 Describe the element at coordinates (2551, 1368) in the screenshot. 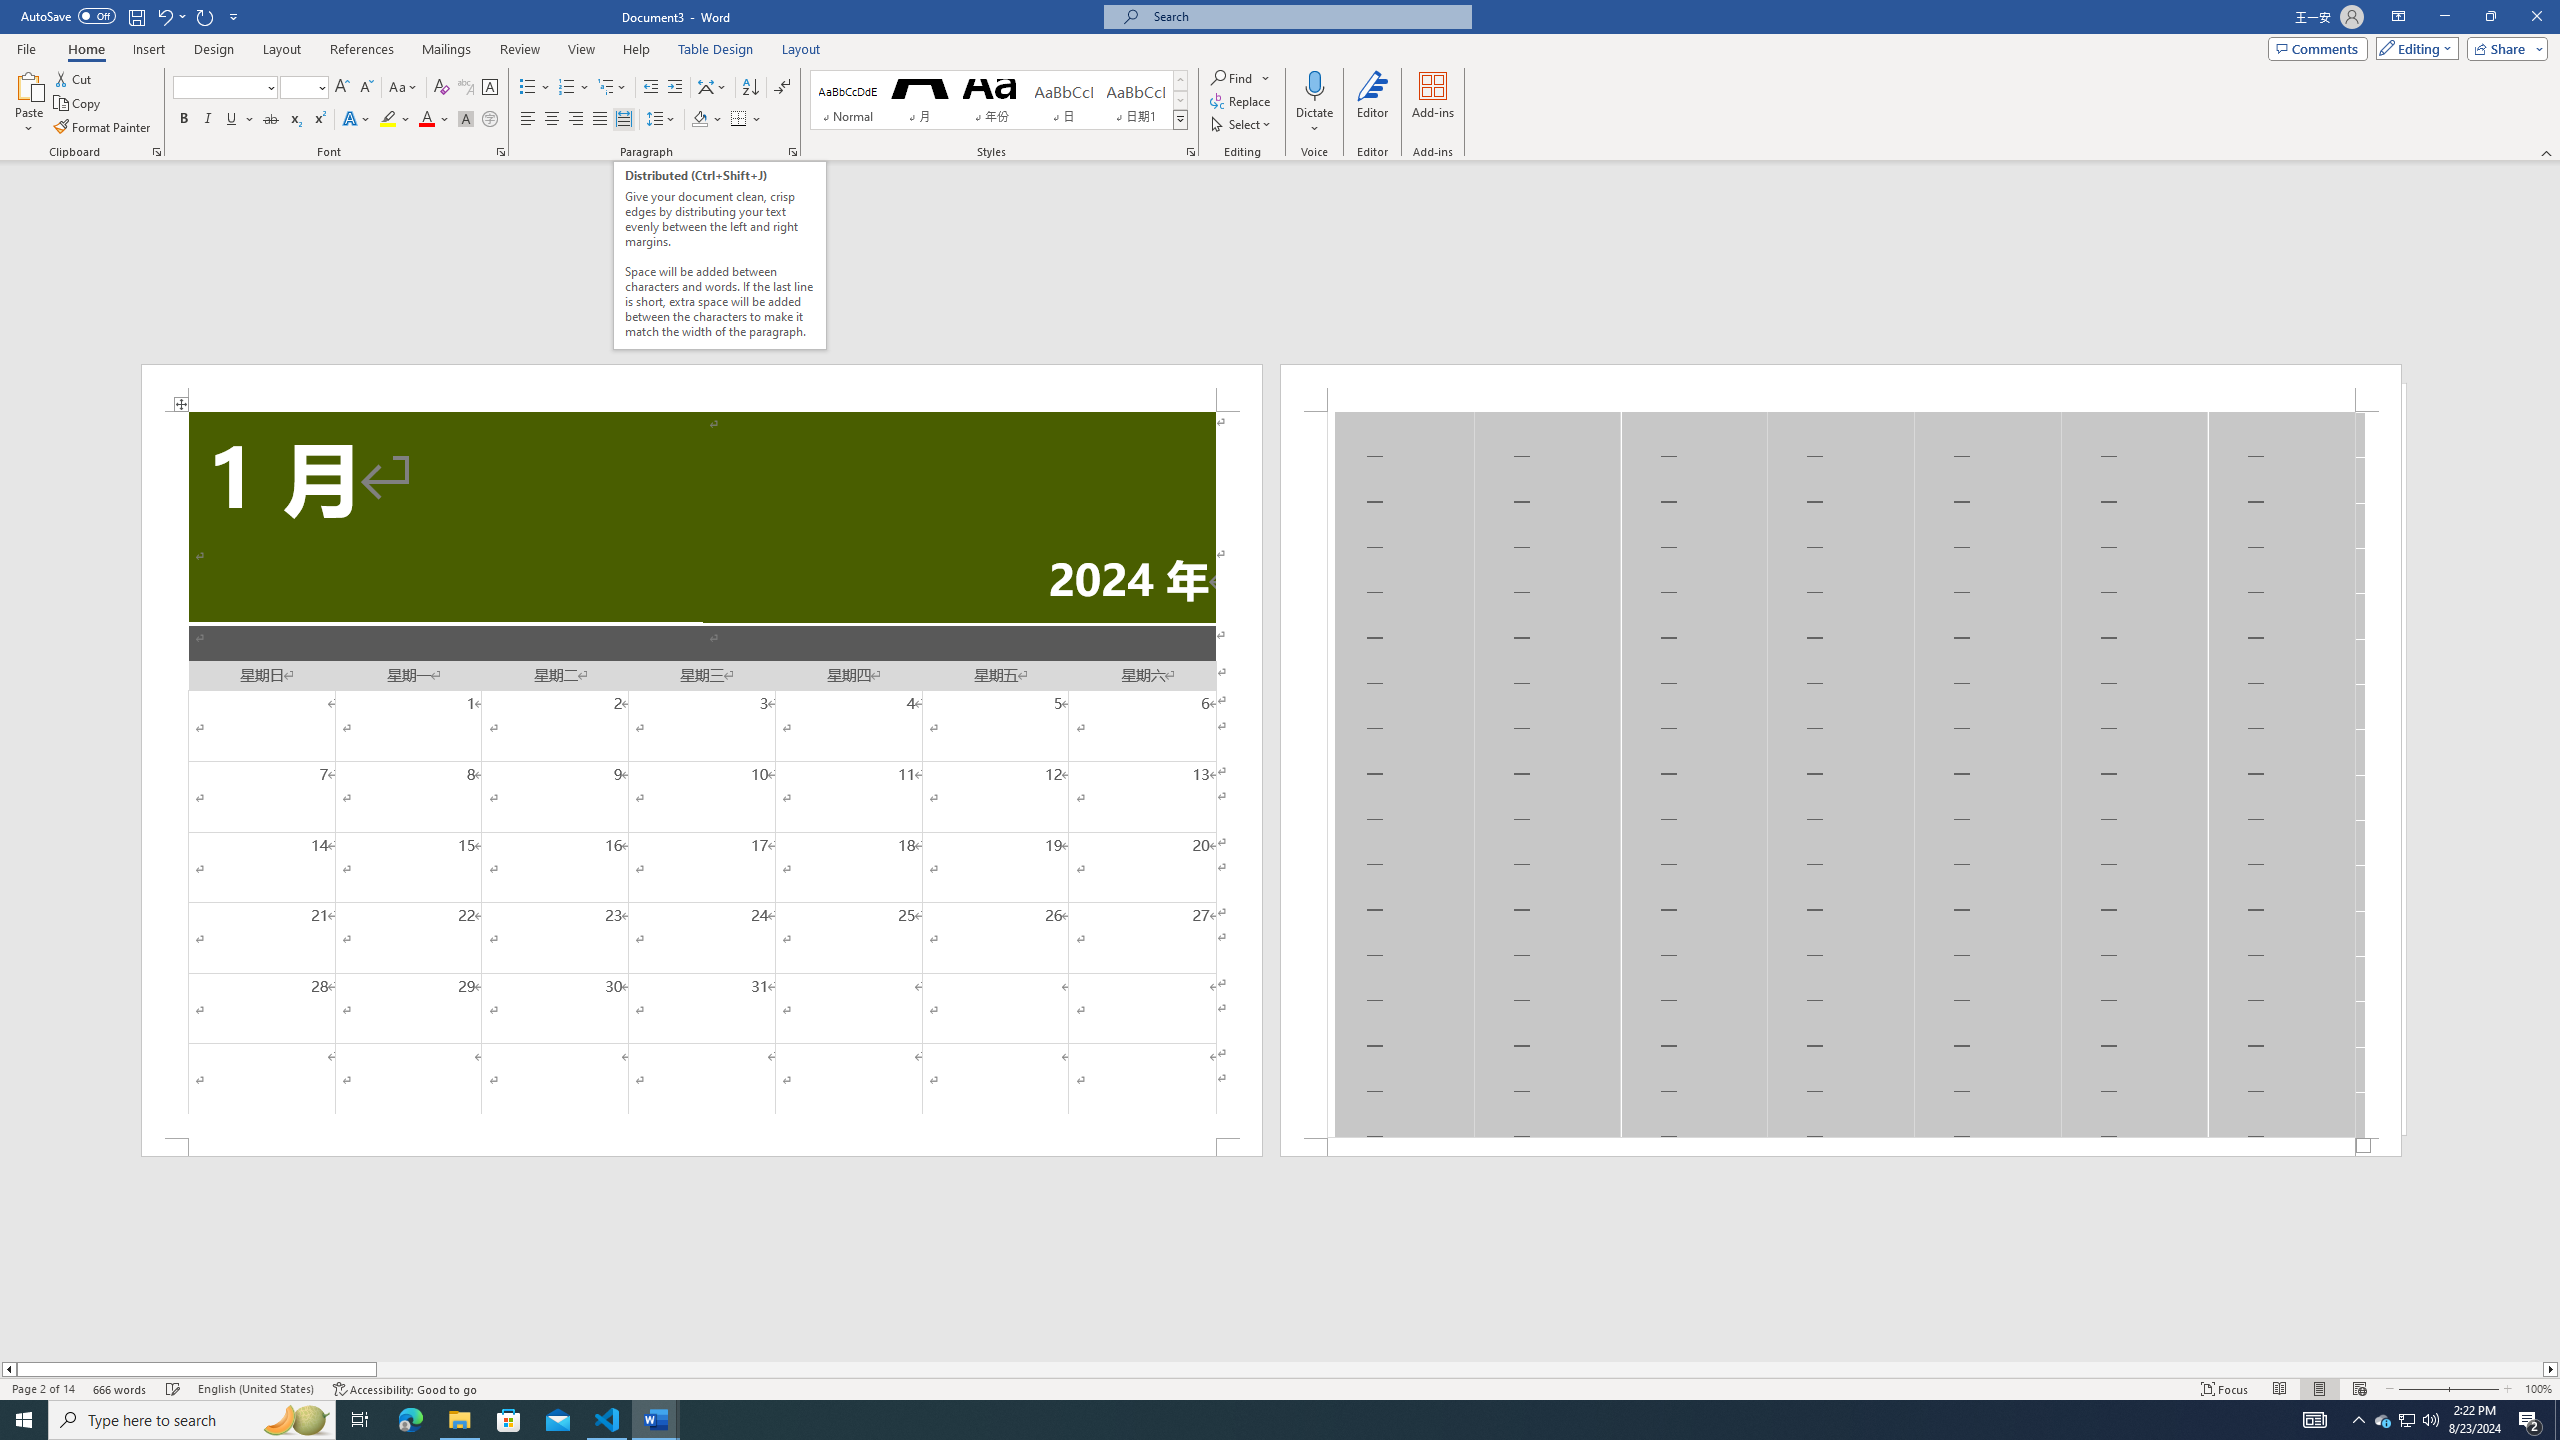

I see `'Column right'` at that location.